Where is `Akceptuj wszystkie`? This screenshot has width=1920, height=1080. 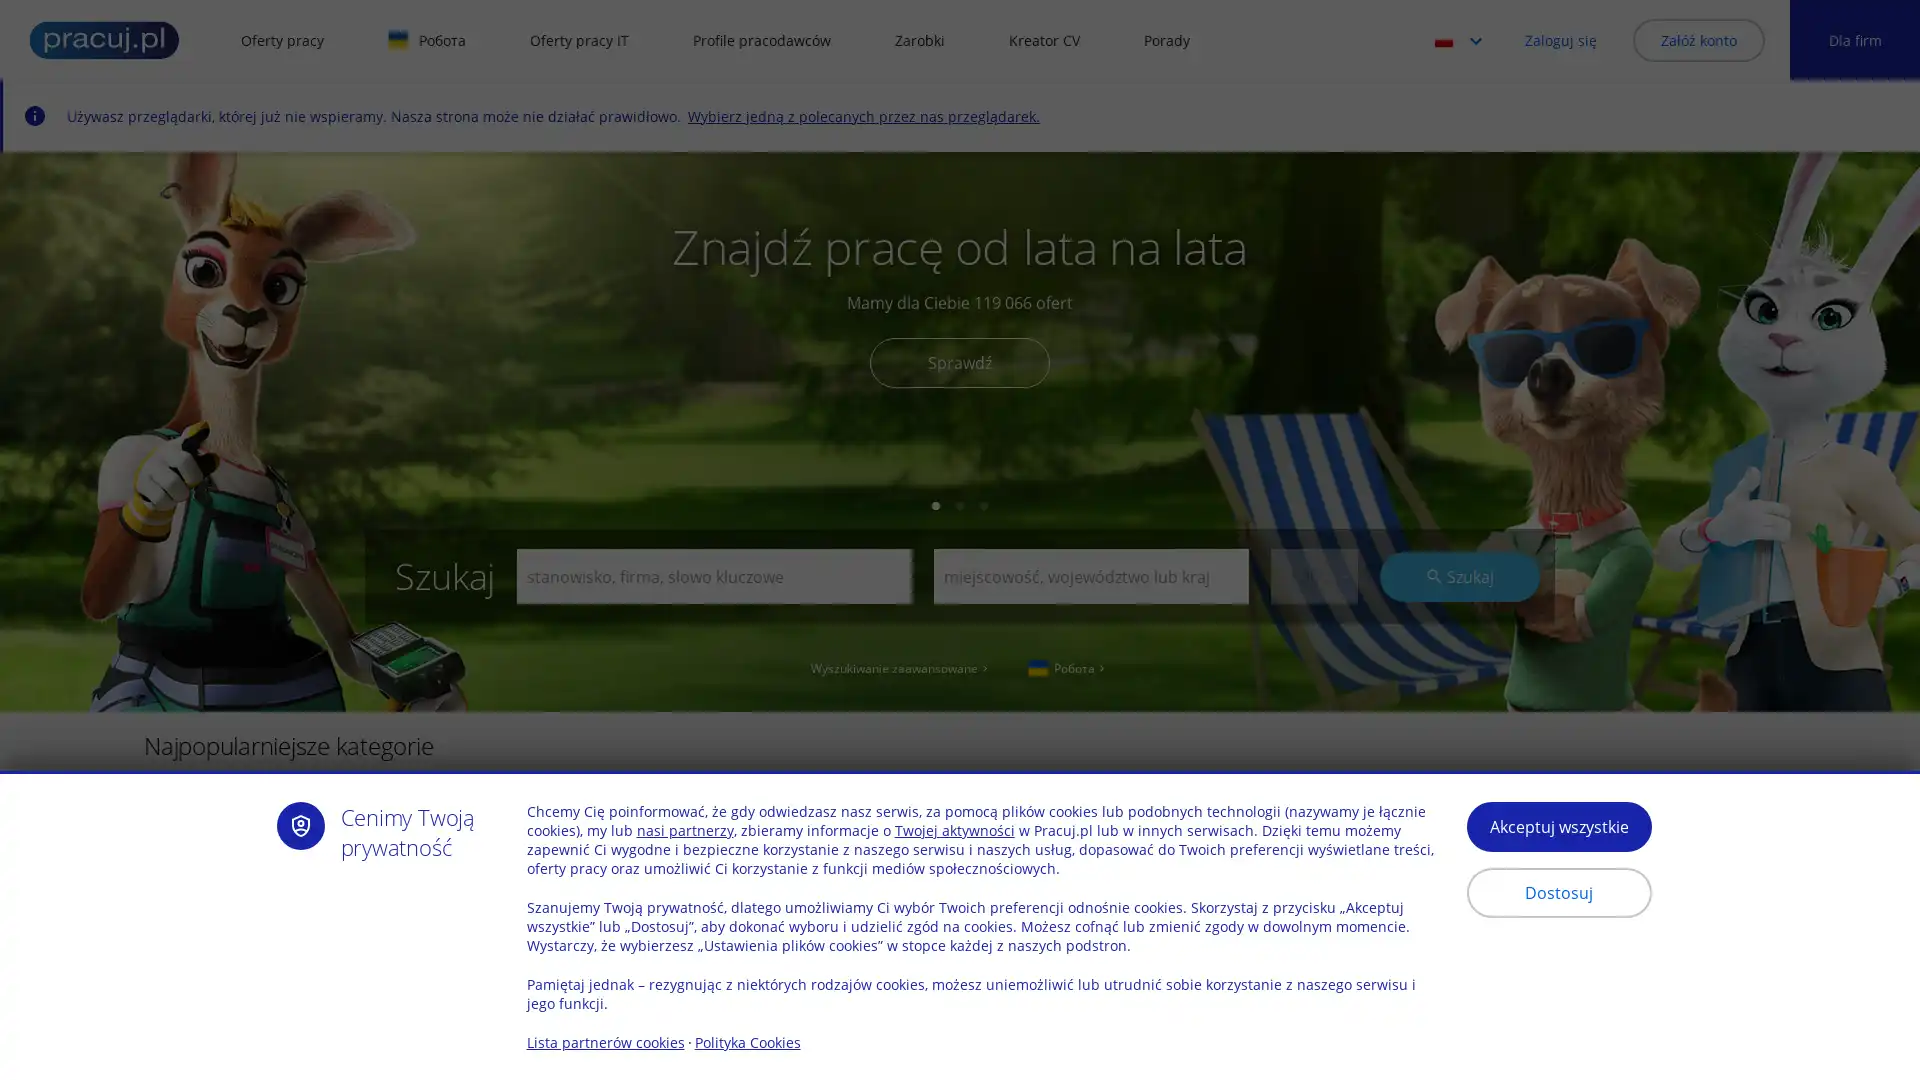
Akceptuj wszystkie is located at coordinates (1557, 826).